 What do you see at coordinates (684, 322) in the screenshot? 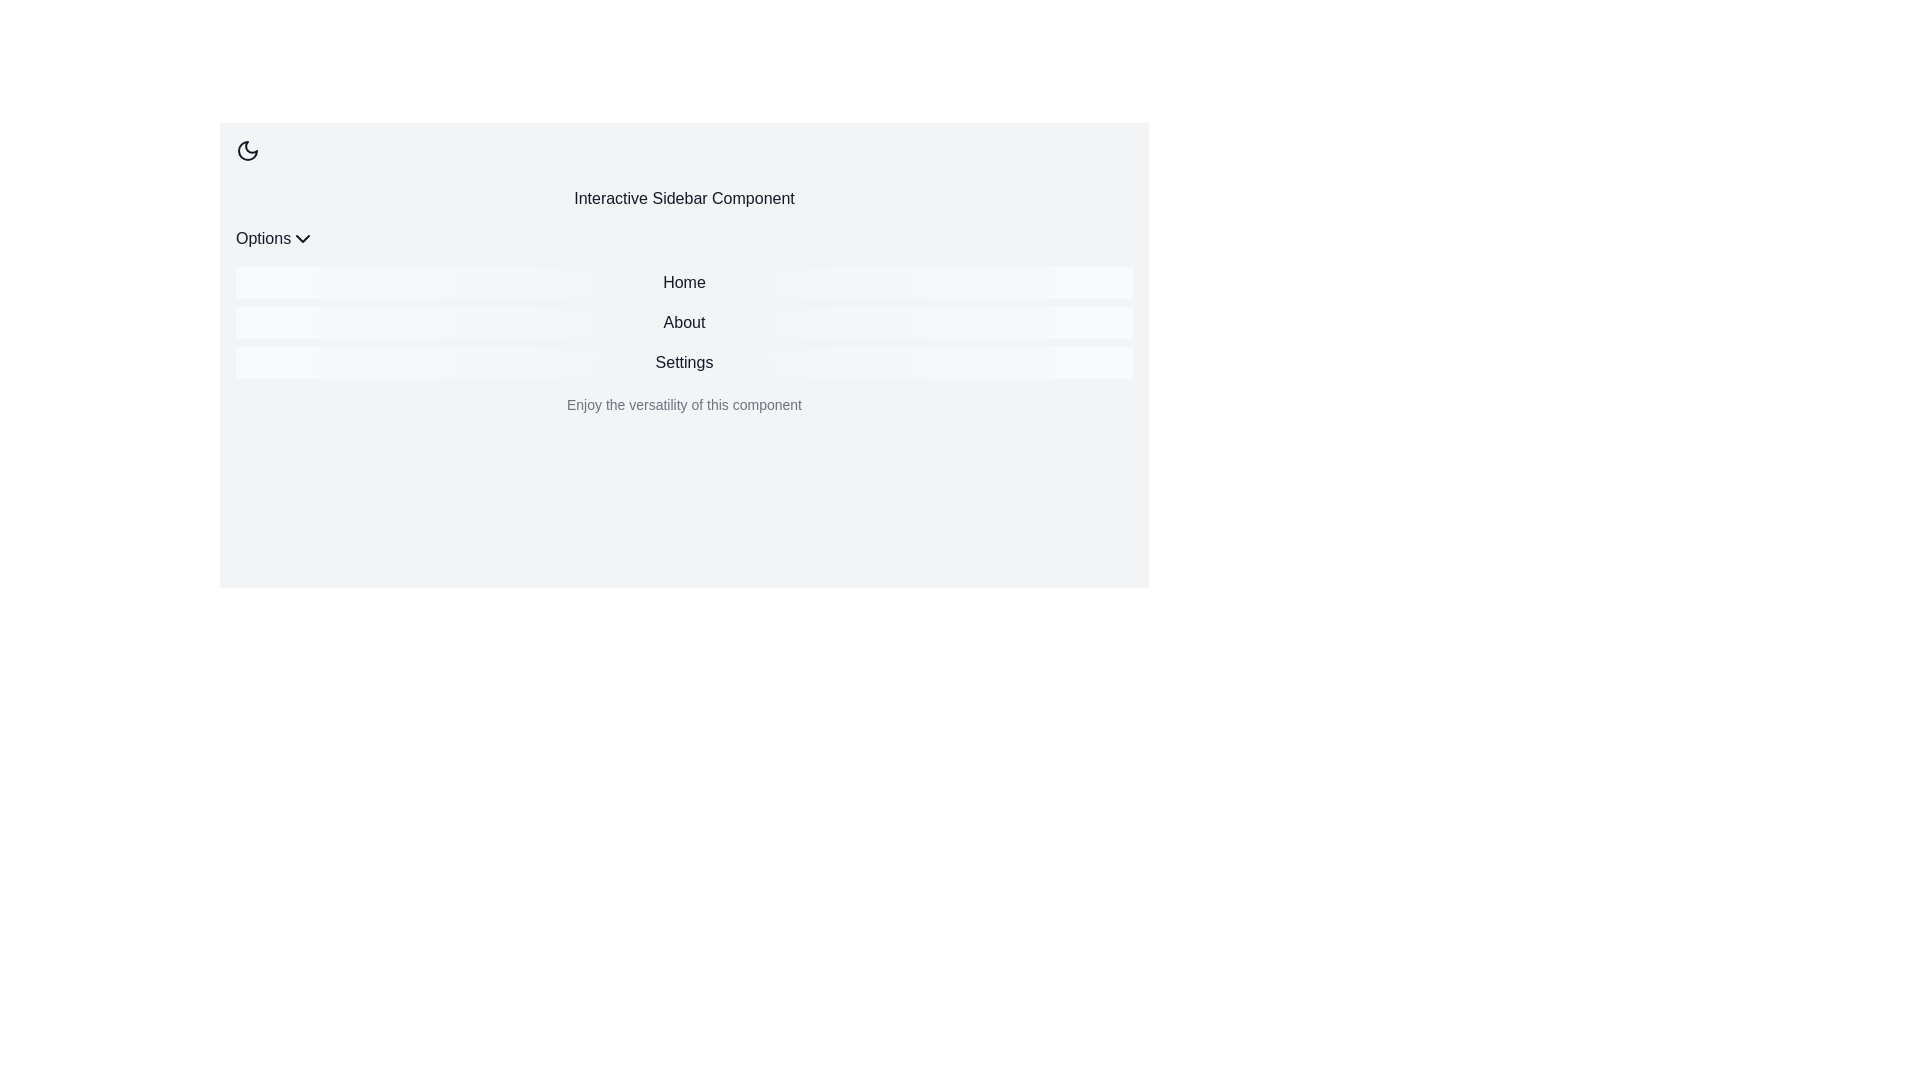
I see `the second navigation link in the sidebar that leads to the 'About' section` at bounding box center [684, 322].